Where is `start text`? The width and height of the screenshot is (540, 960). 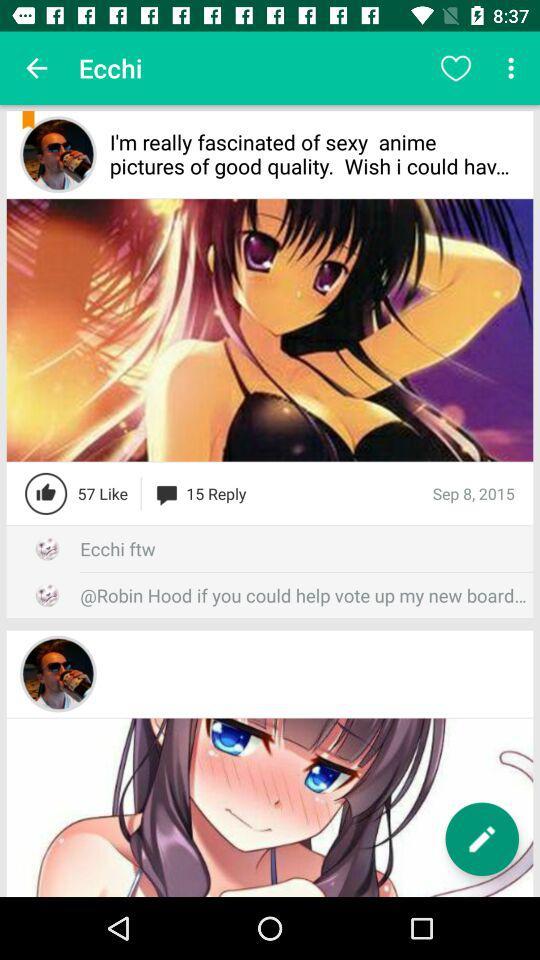 start text is located at coordinates (481, 839).